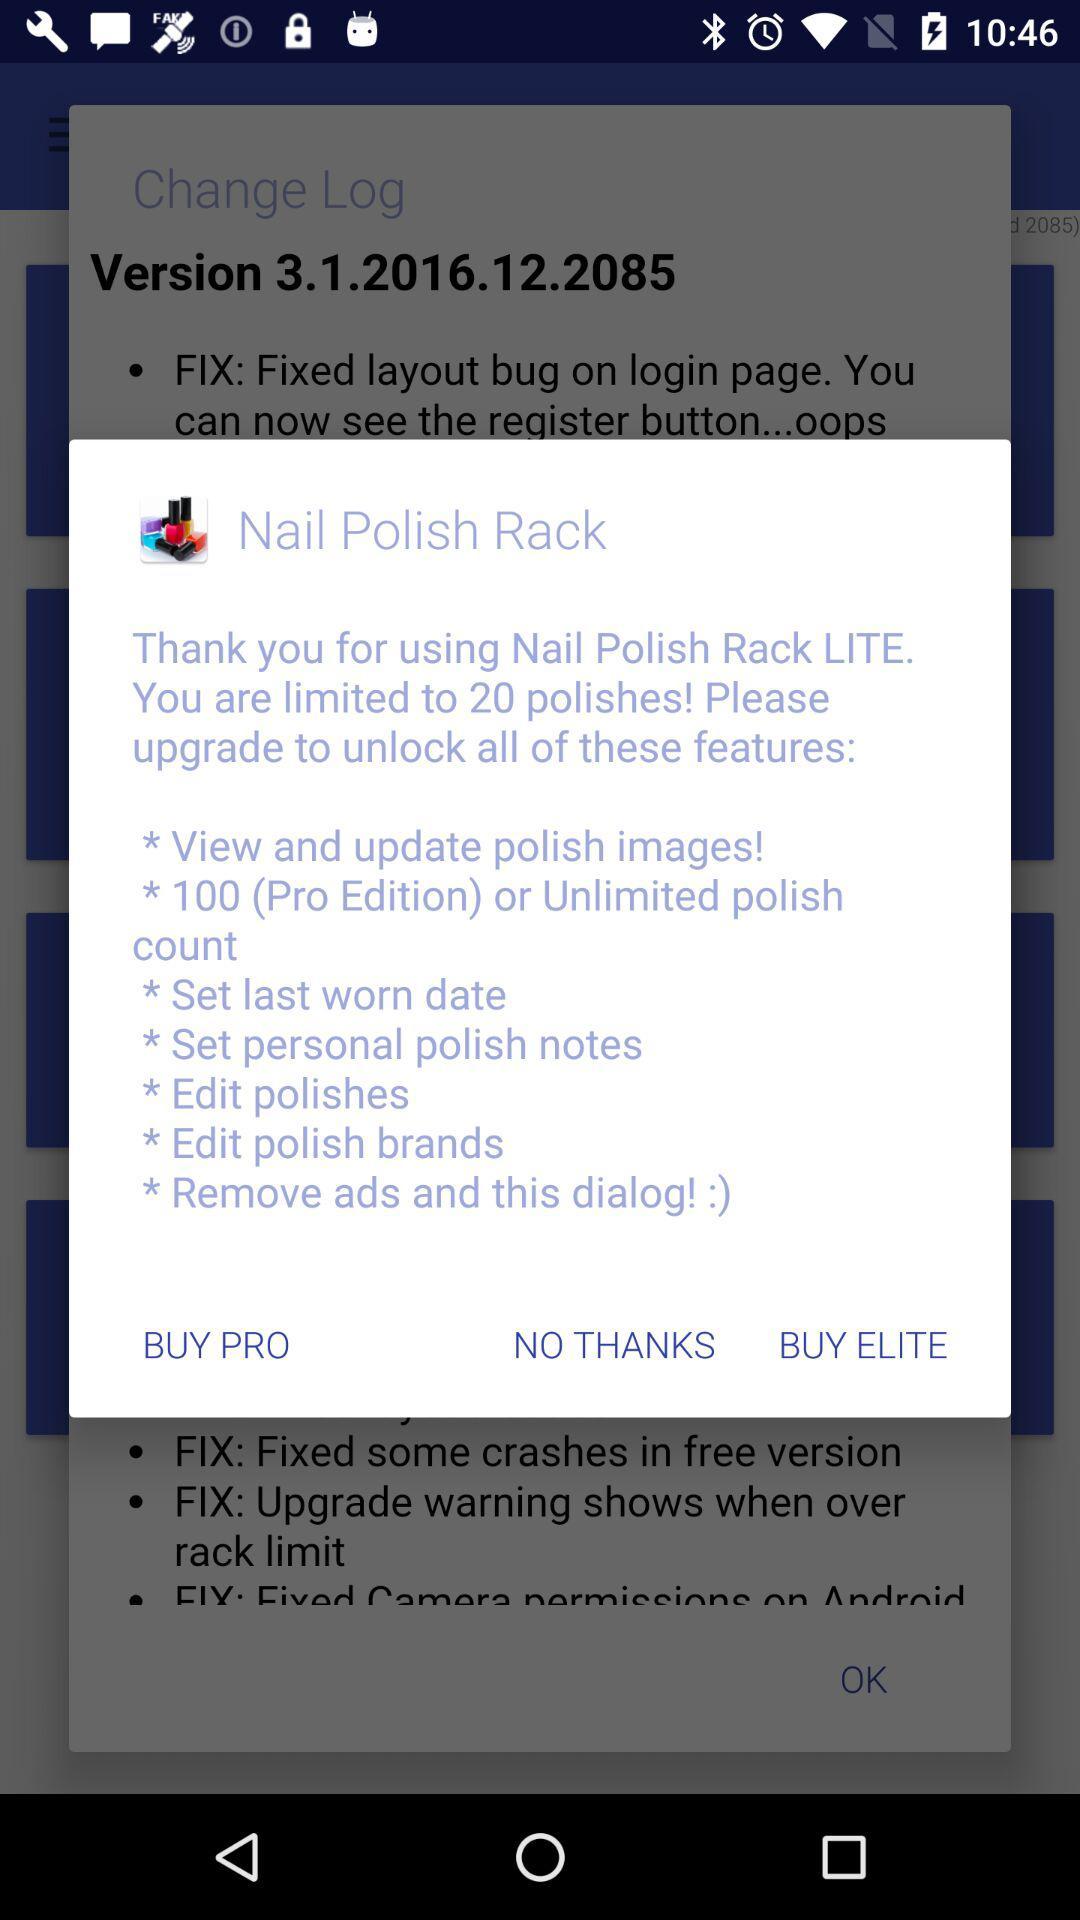 The height and width of the screenshot is (1920, 1080). Describe the element at coordinates (613, 1344) in the screenshot. I see `icon next to buy pro item` at that location.